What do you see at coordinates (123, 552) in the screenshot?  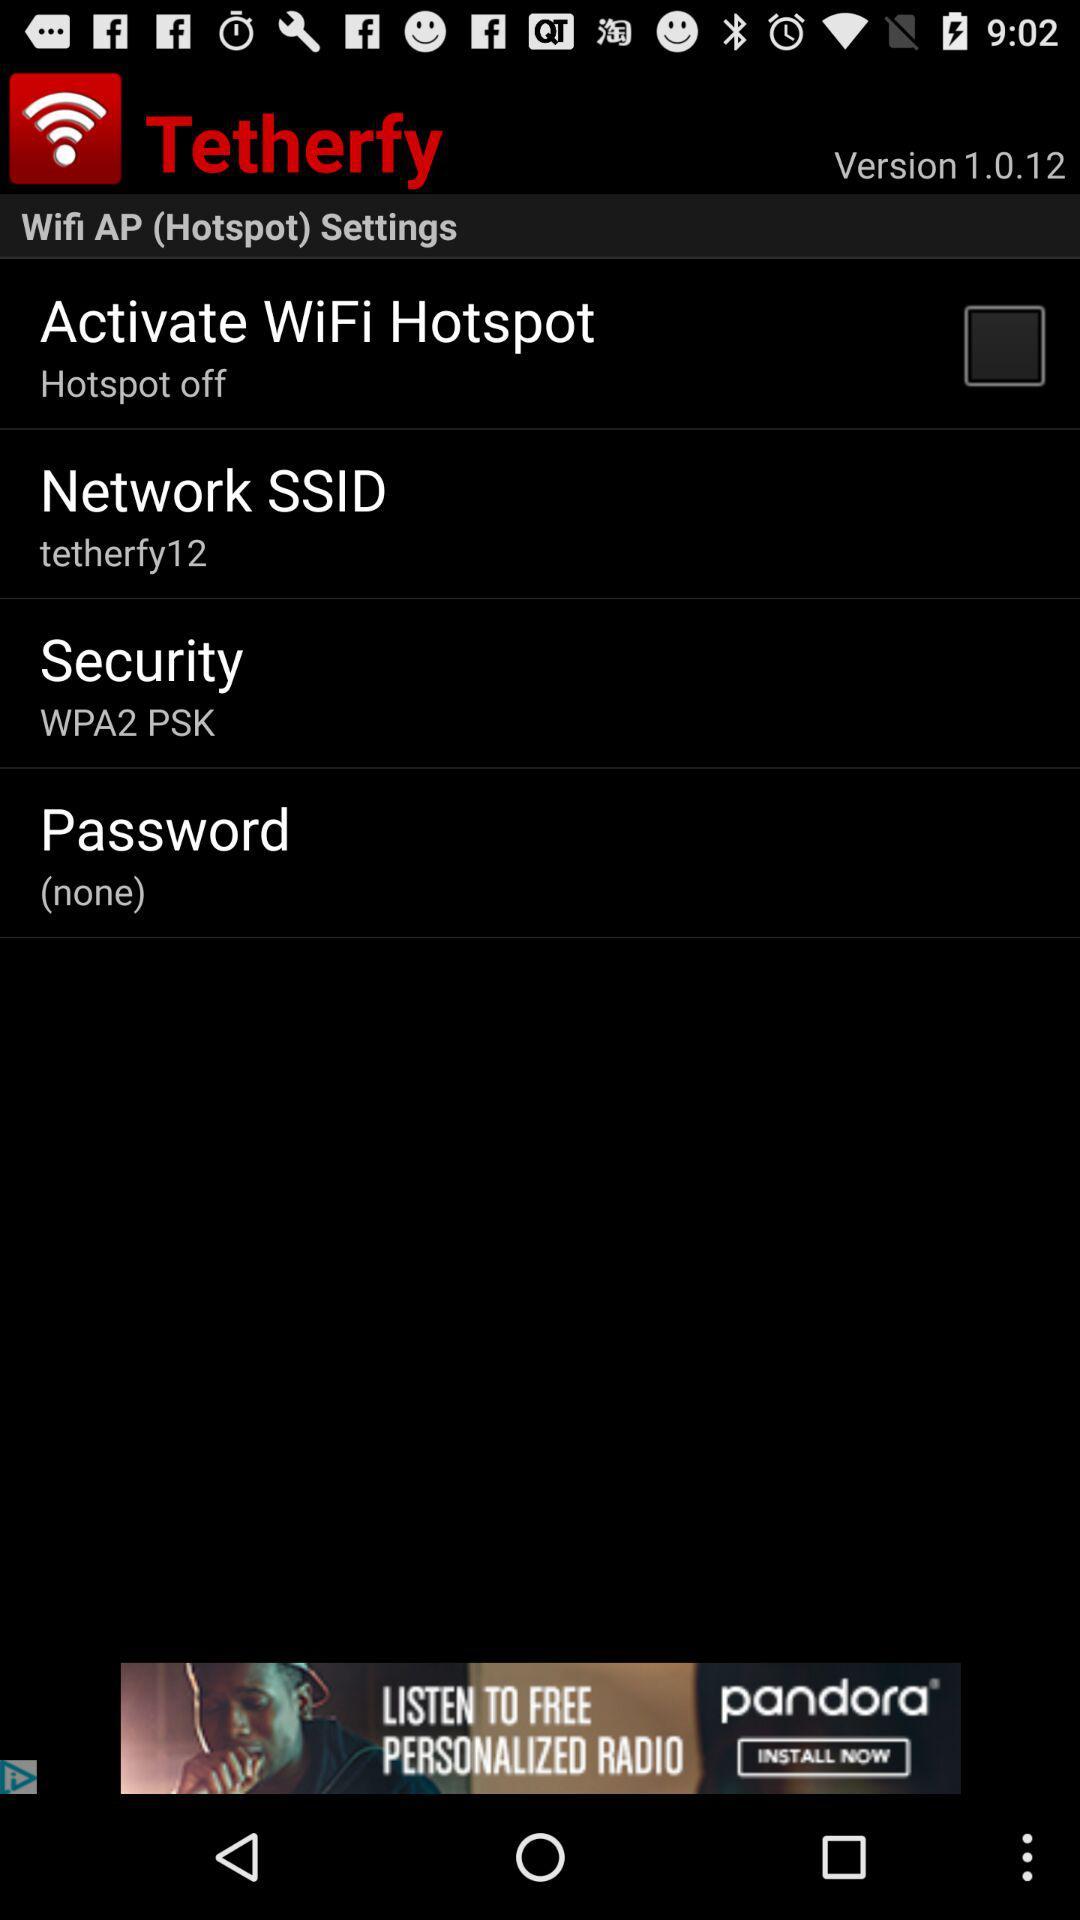 I see `the item above the security icon` at bounding box center [123, 552].